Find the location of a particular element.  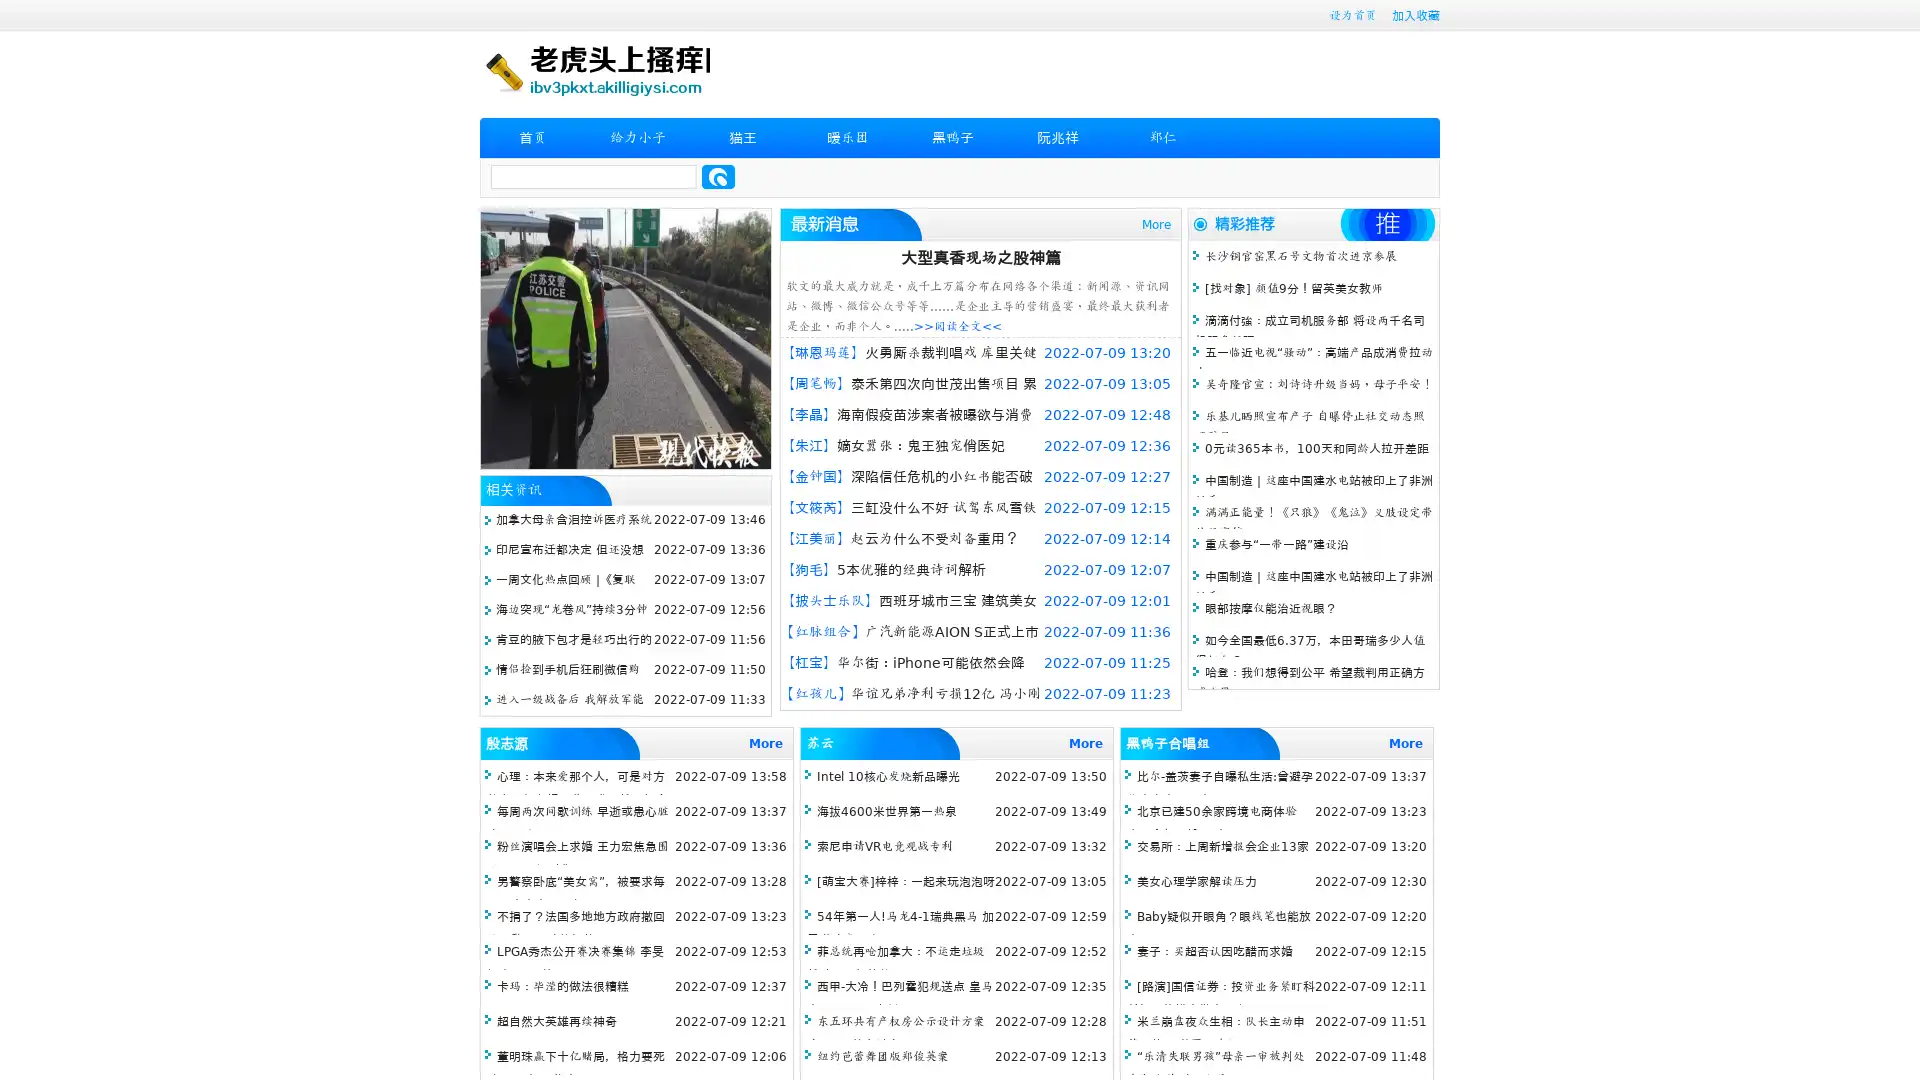

Search is located at coordinates (718, 176).